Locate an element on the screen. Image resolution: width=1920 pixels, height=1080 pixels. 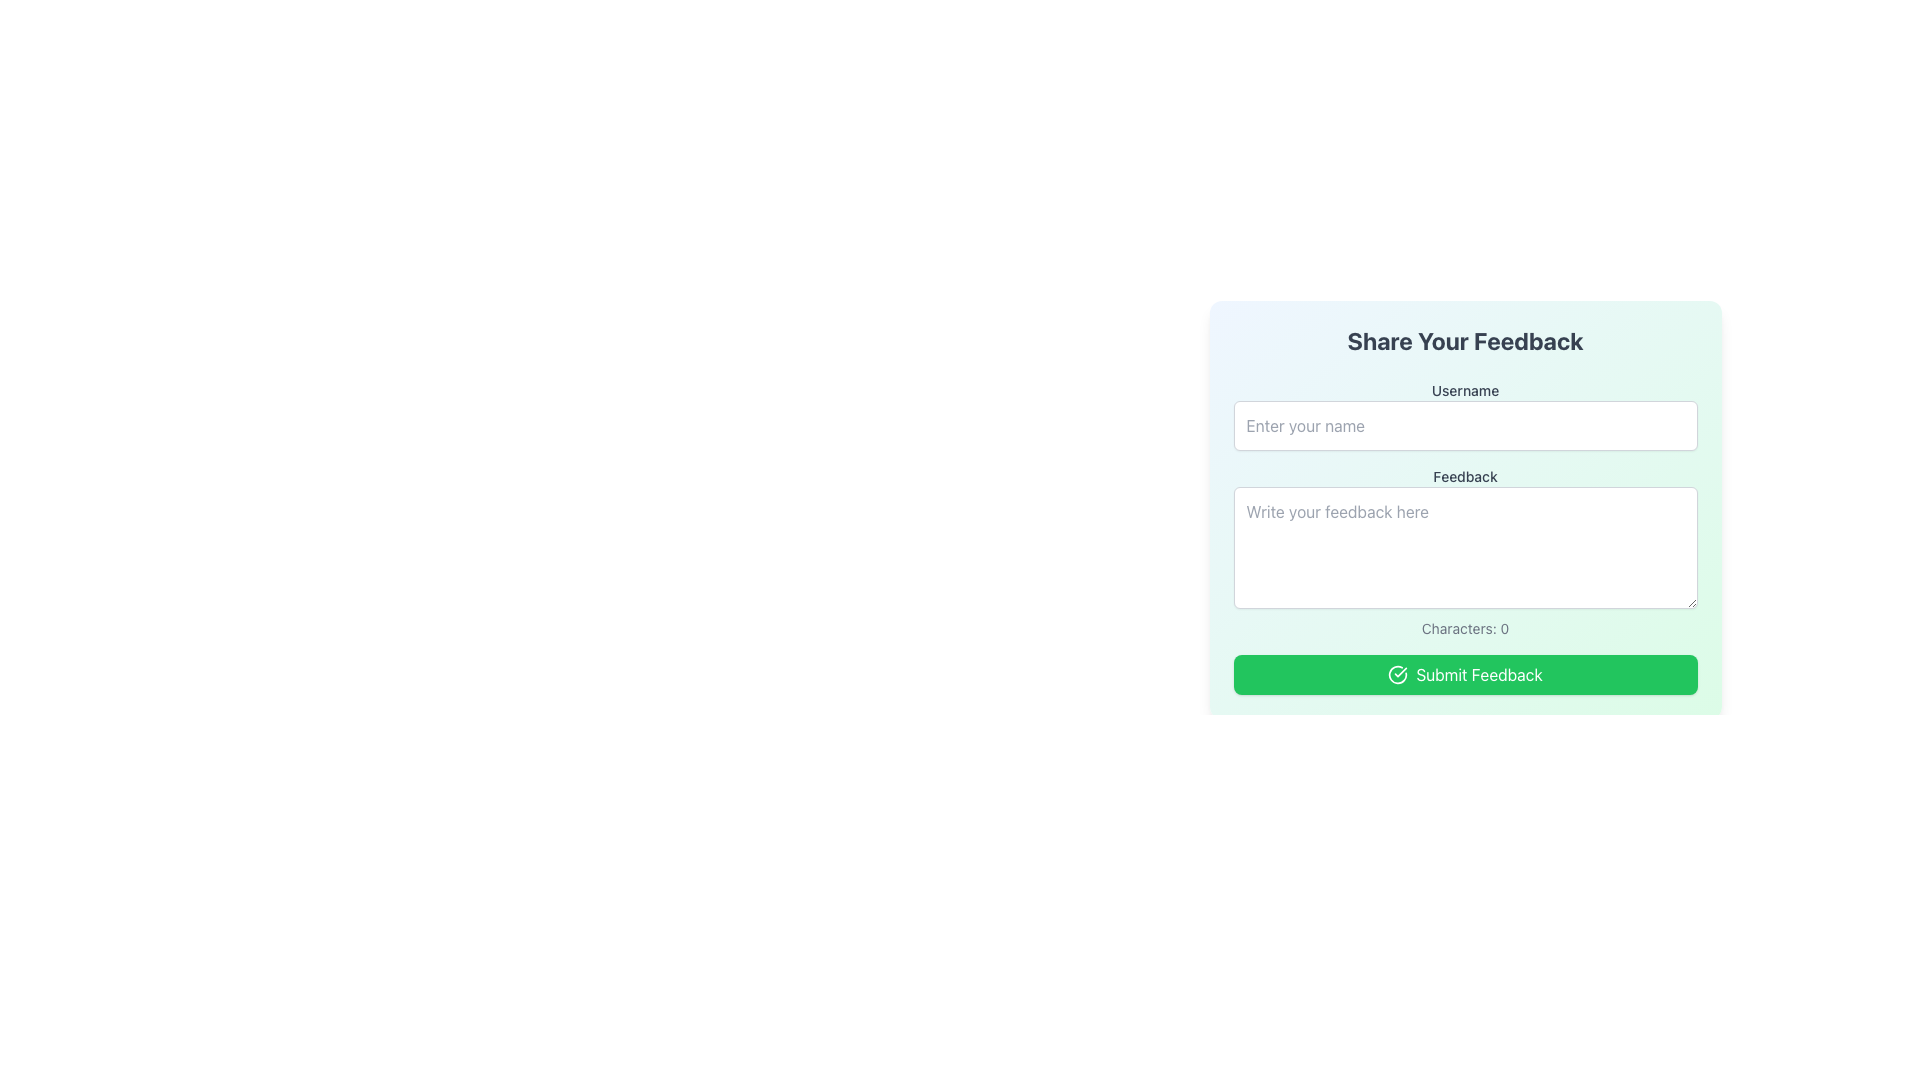
the 'Username' label which provides context for the associated input field, located centrally above the username input in the feedback form is located at coordinates (1465, 390).